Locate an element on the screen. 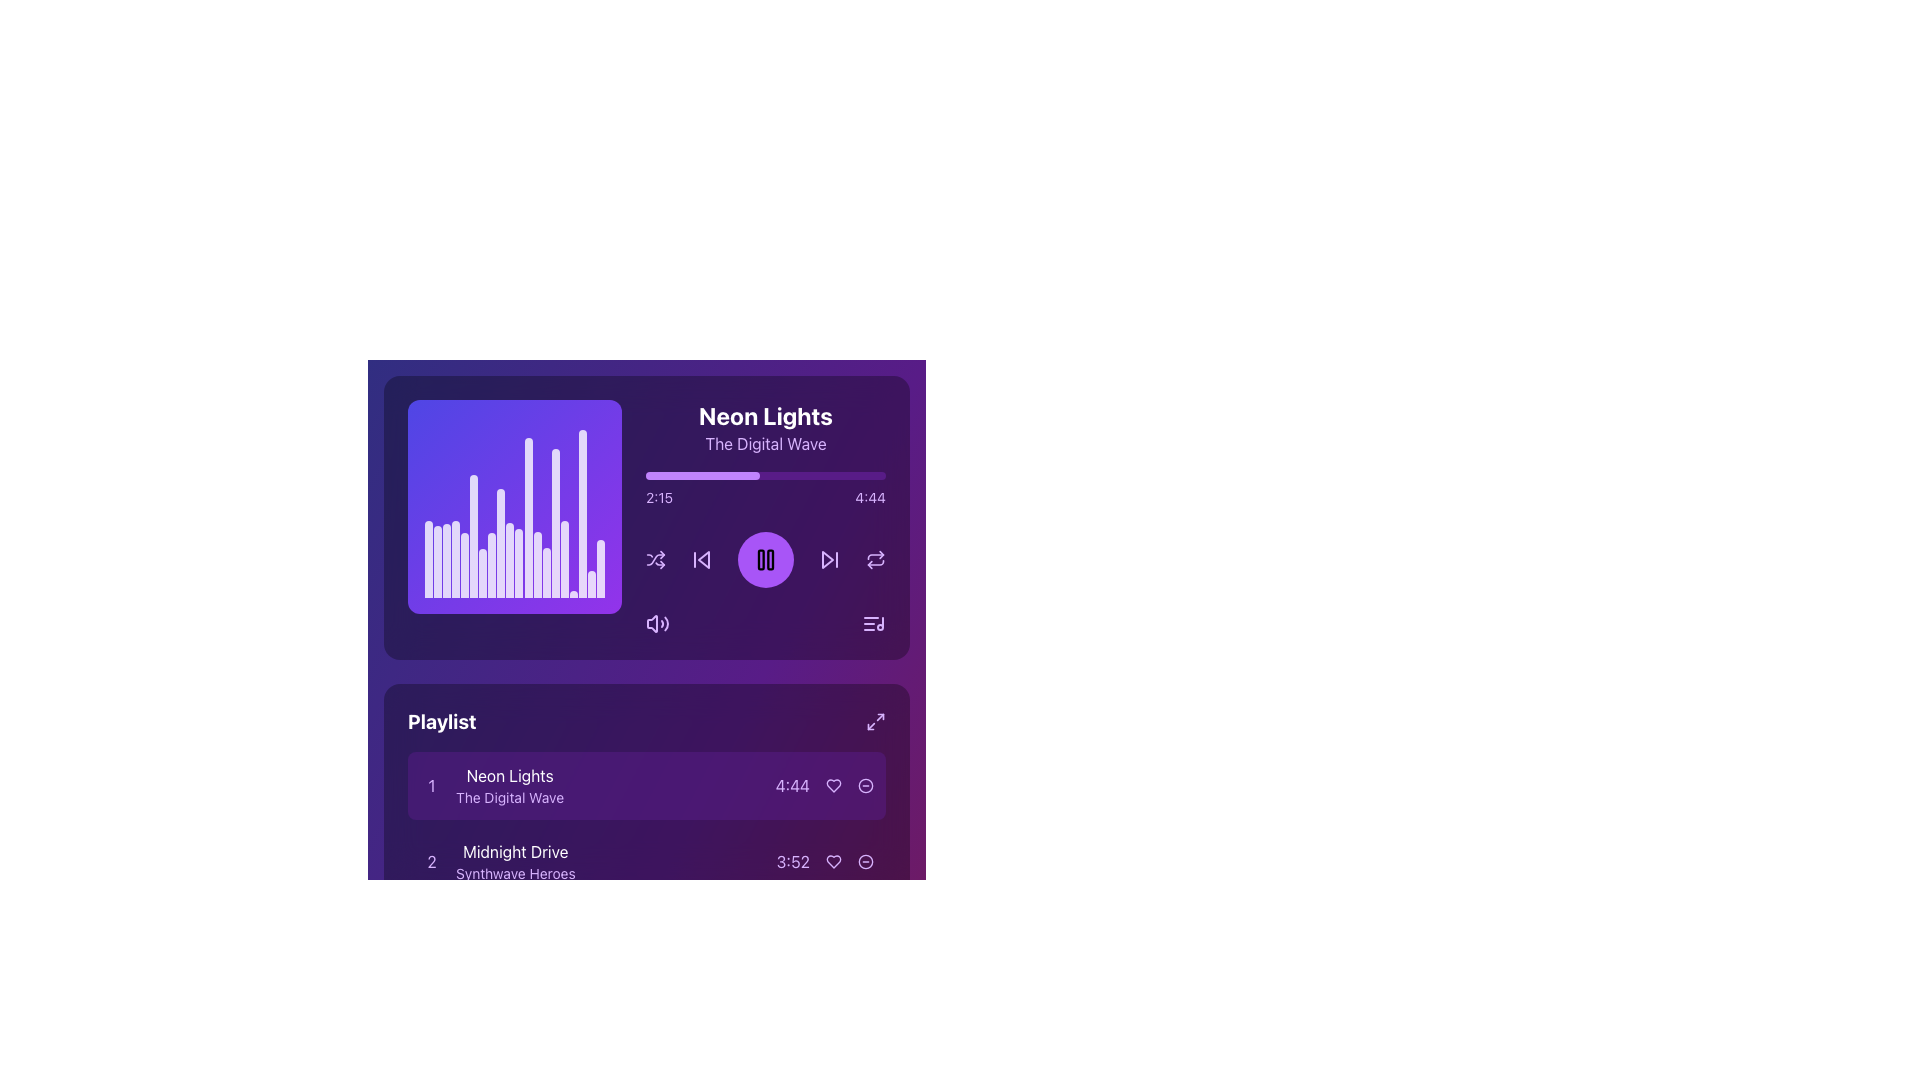  the pause toggle button located centrally within the purple circular button at the bottom-right section of the media player header is located at coordinates (765, 559).